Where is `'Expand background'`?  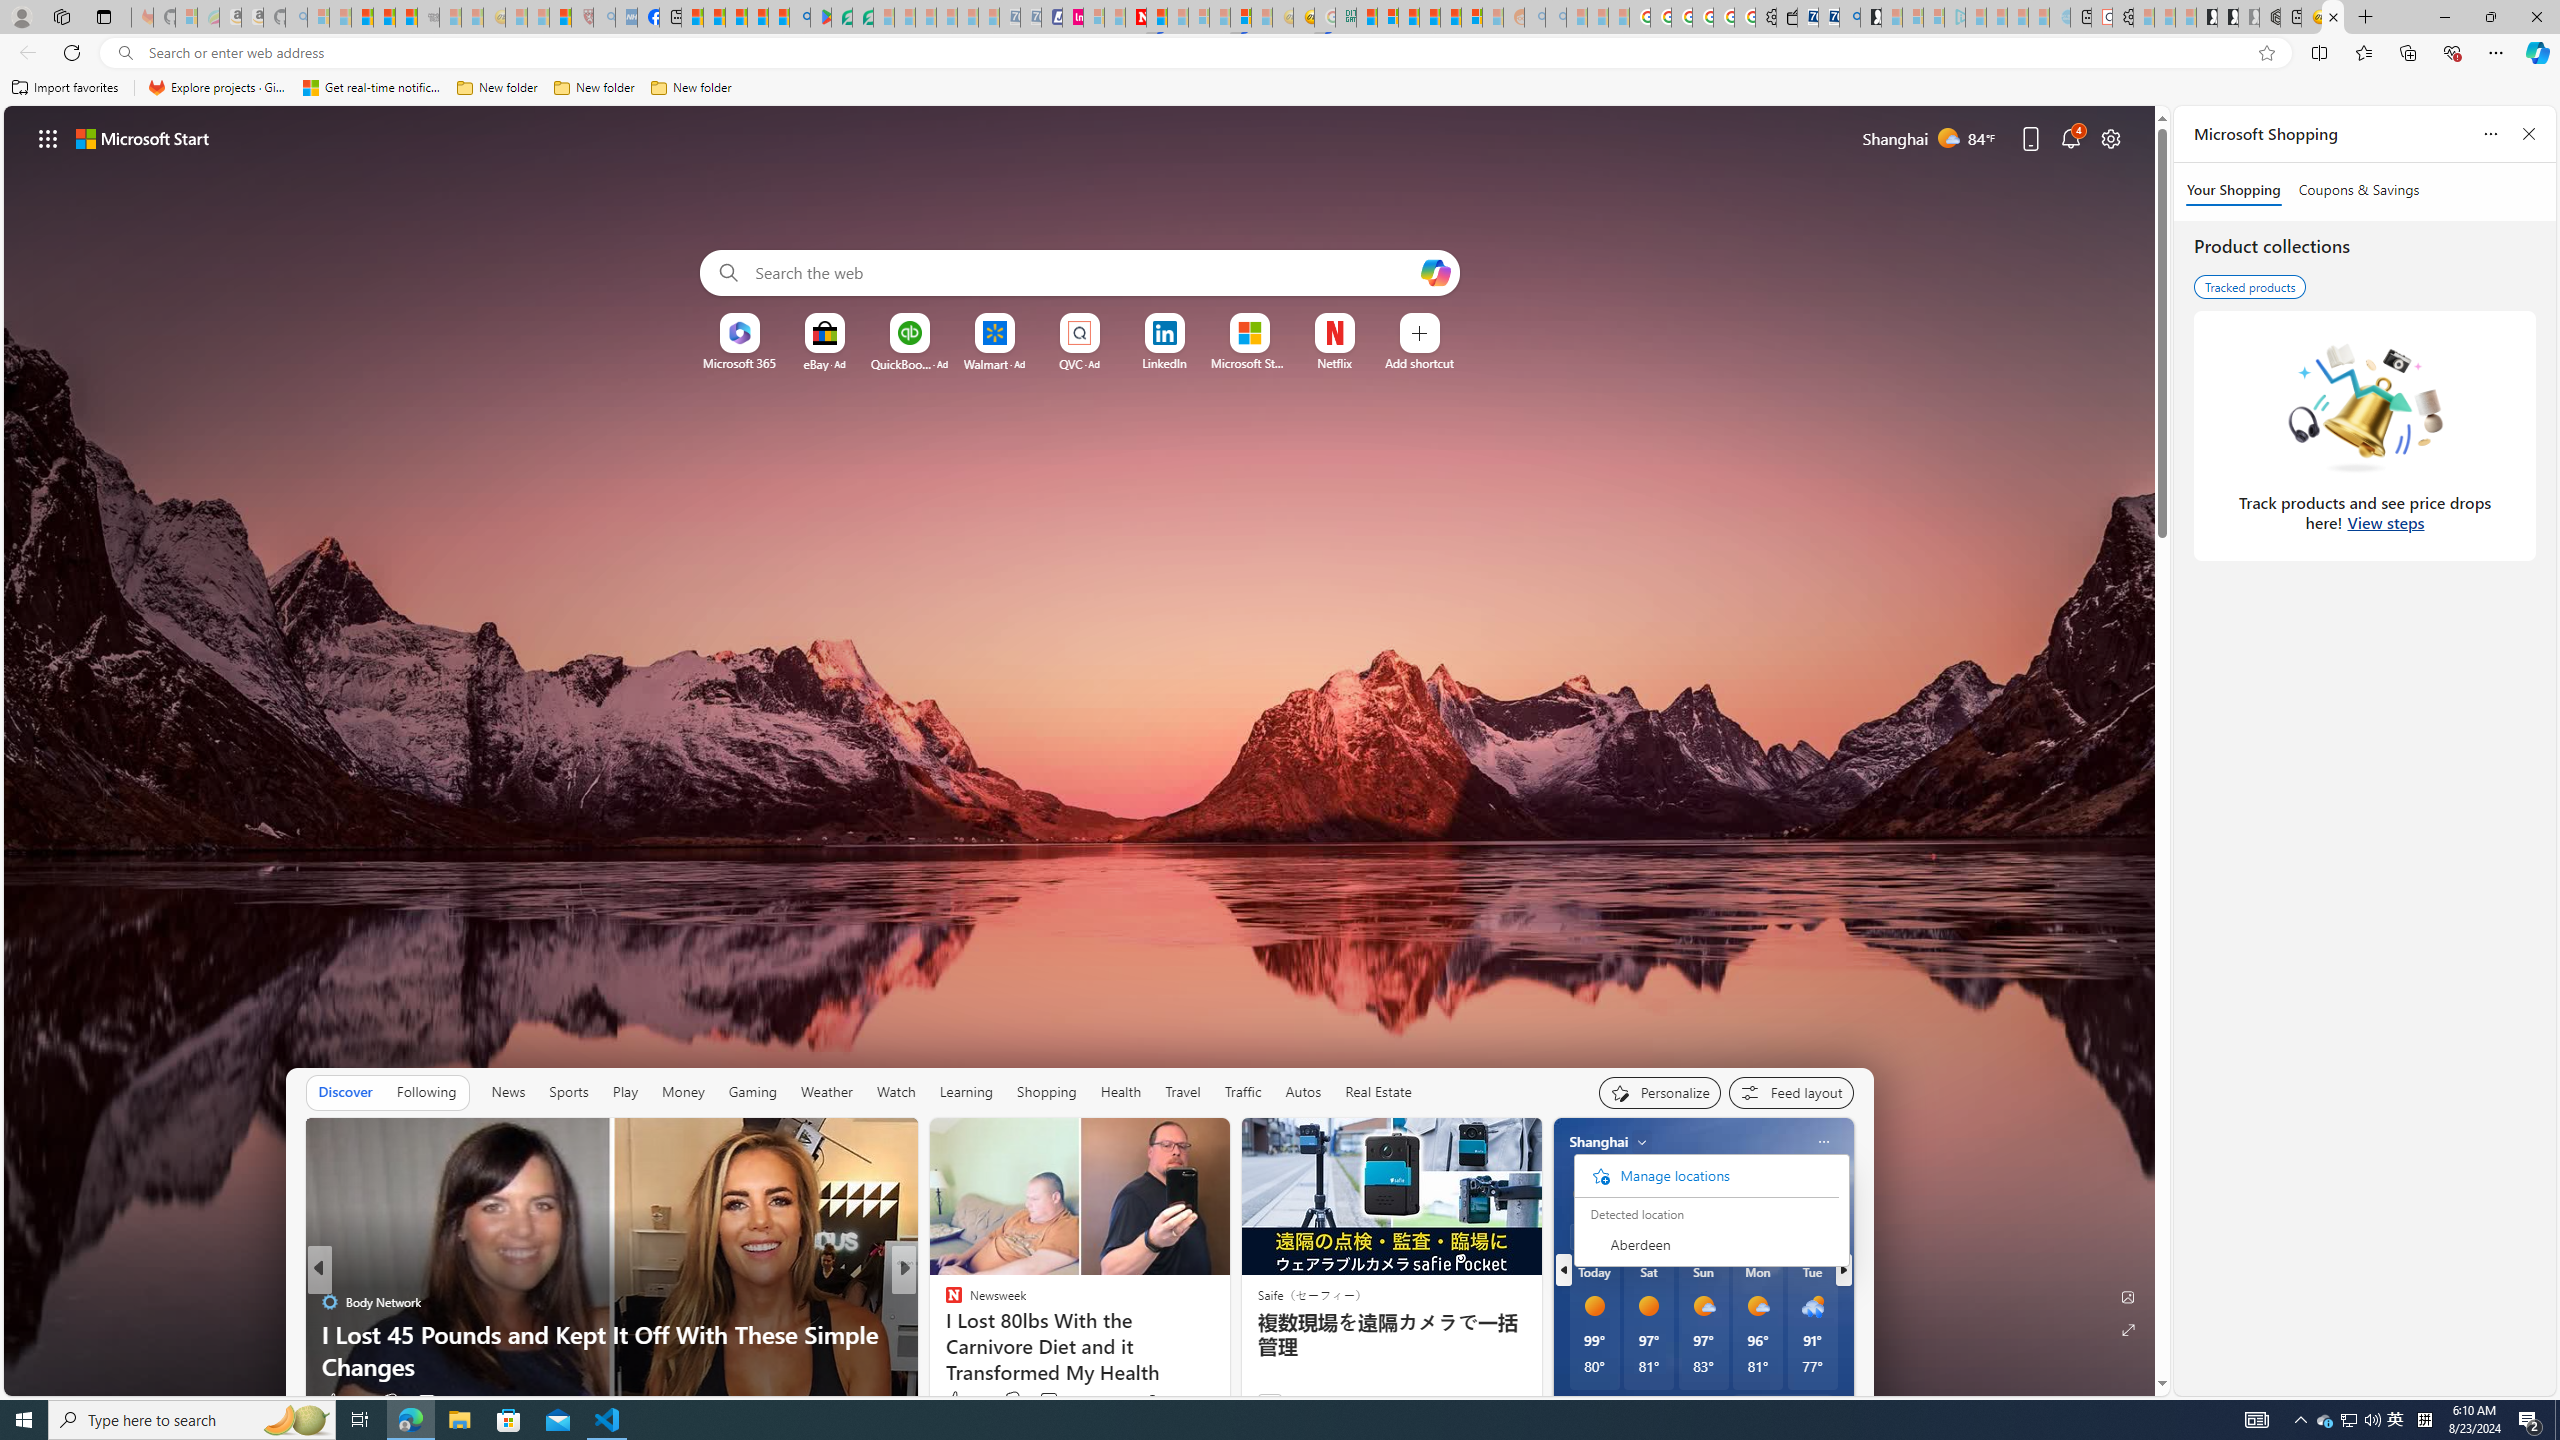 'Expand background' is located at coordinates (2127, 1330).